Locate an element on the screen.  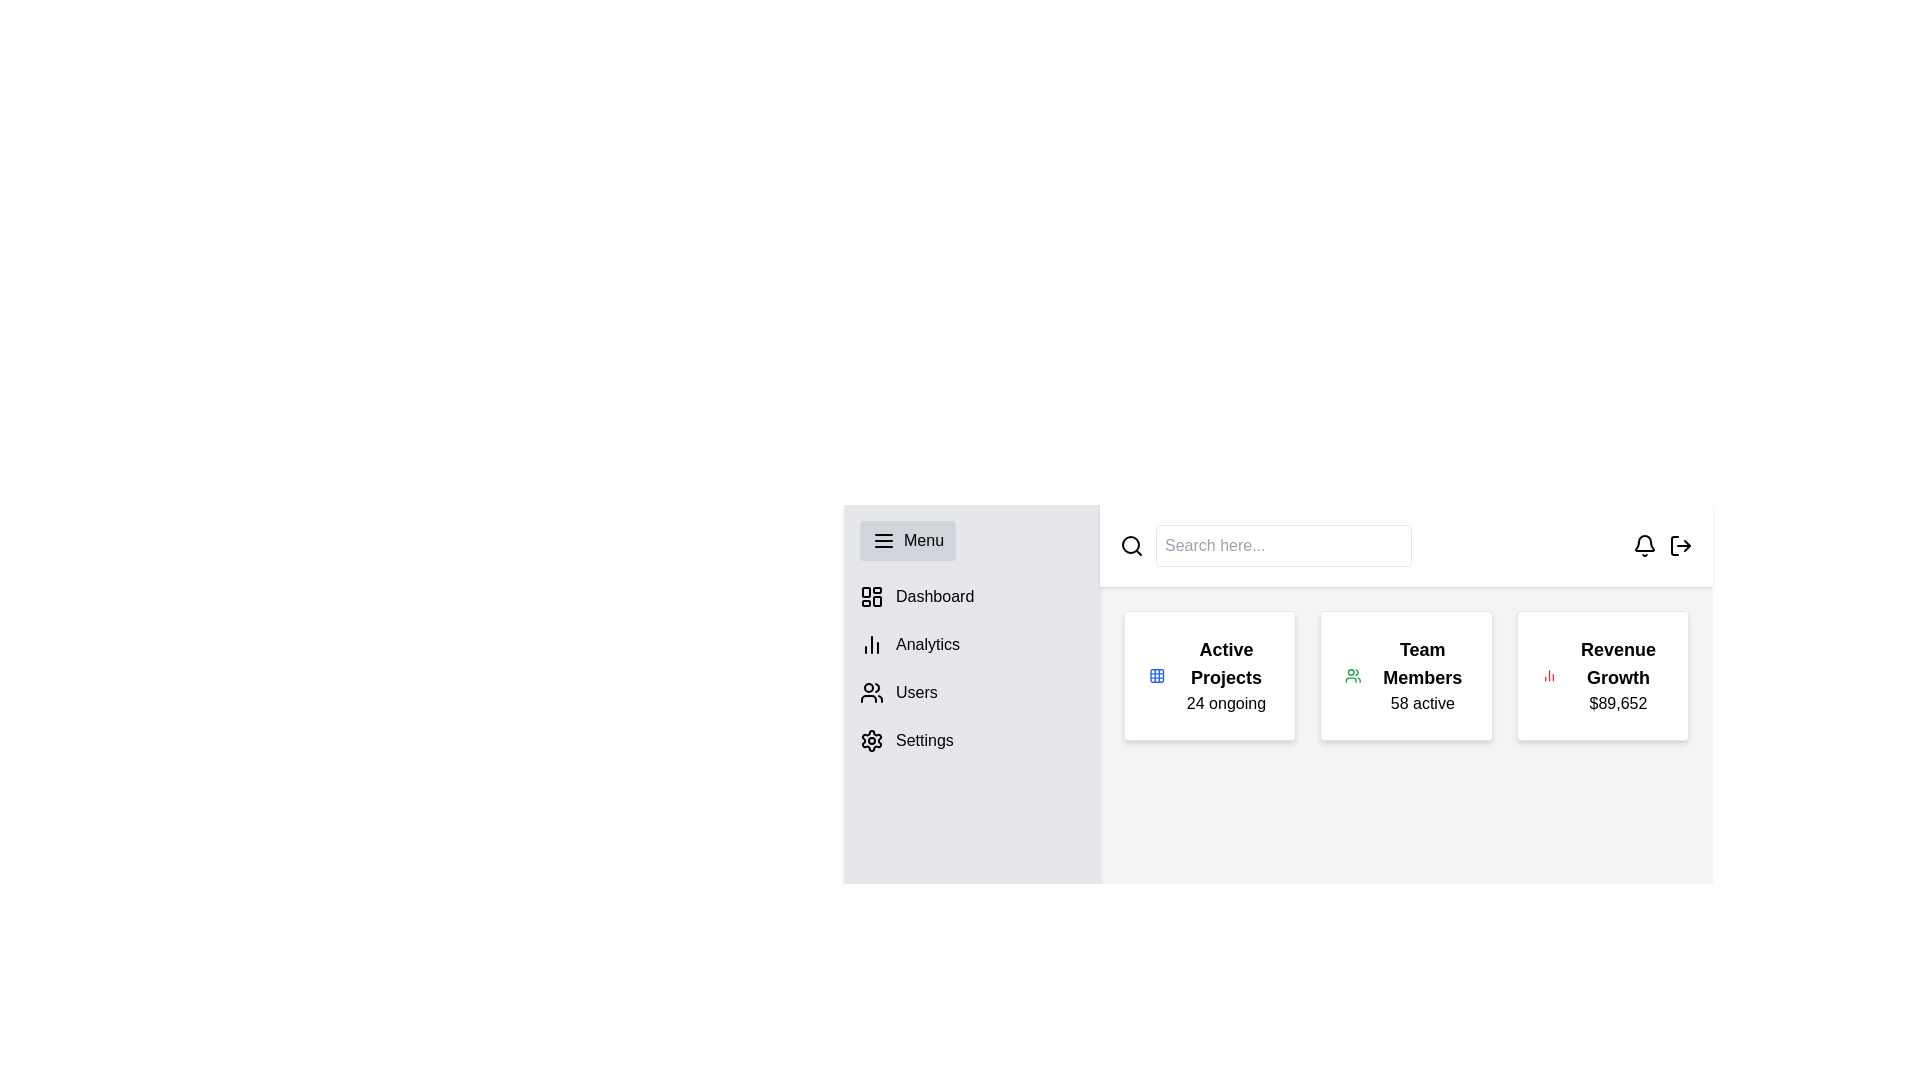
the menu icon, which consists of three horizontally stacked black lines is located at coordinates (882, 540).